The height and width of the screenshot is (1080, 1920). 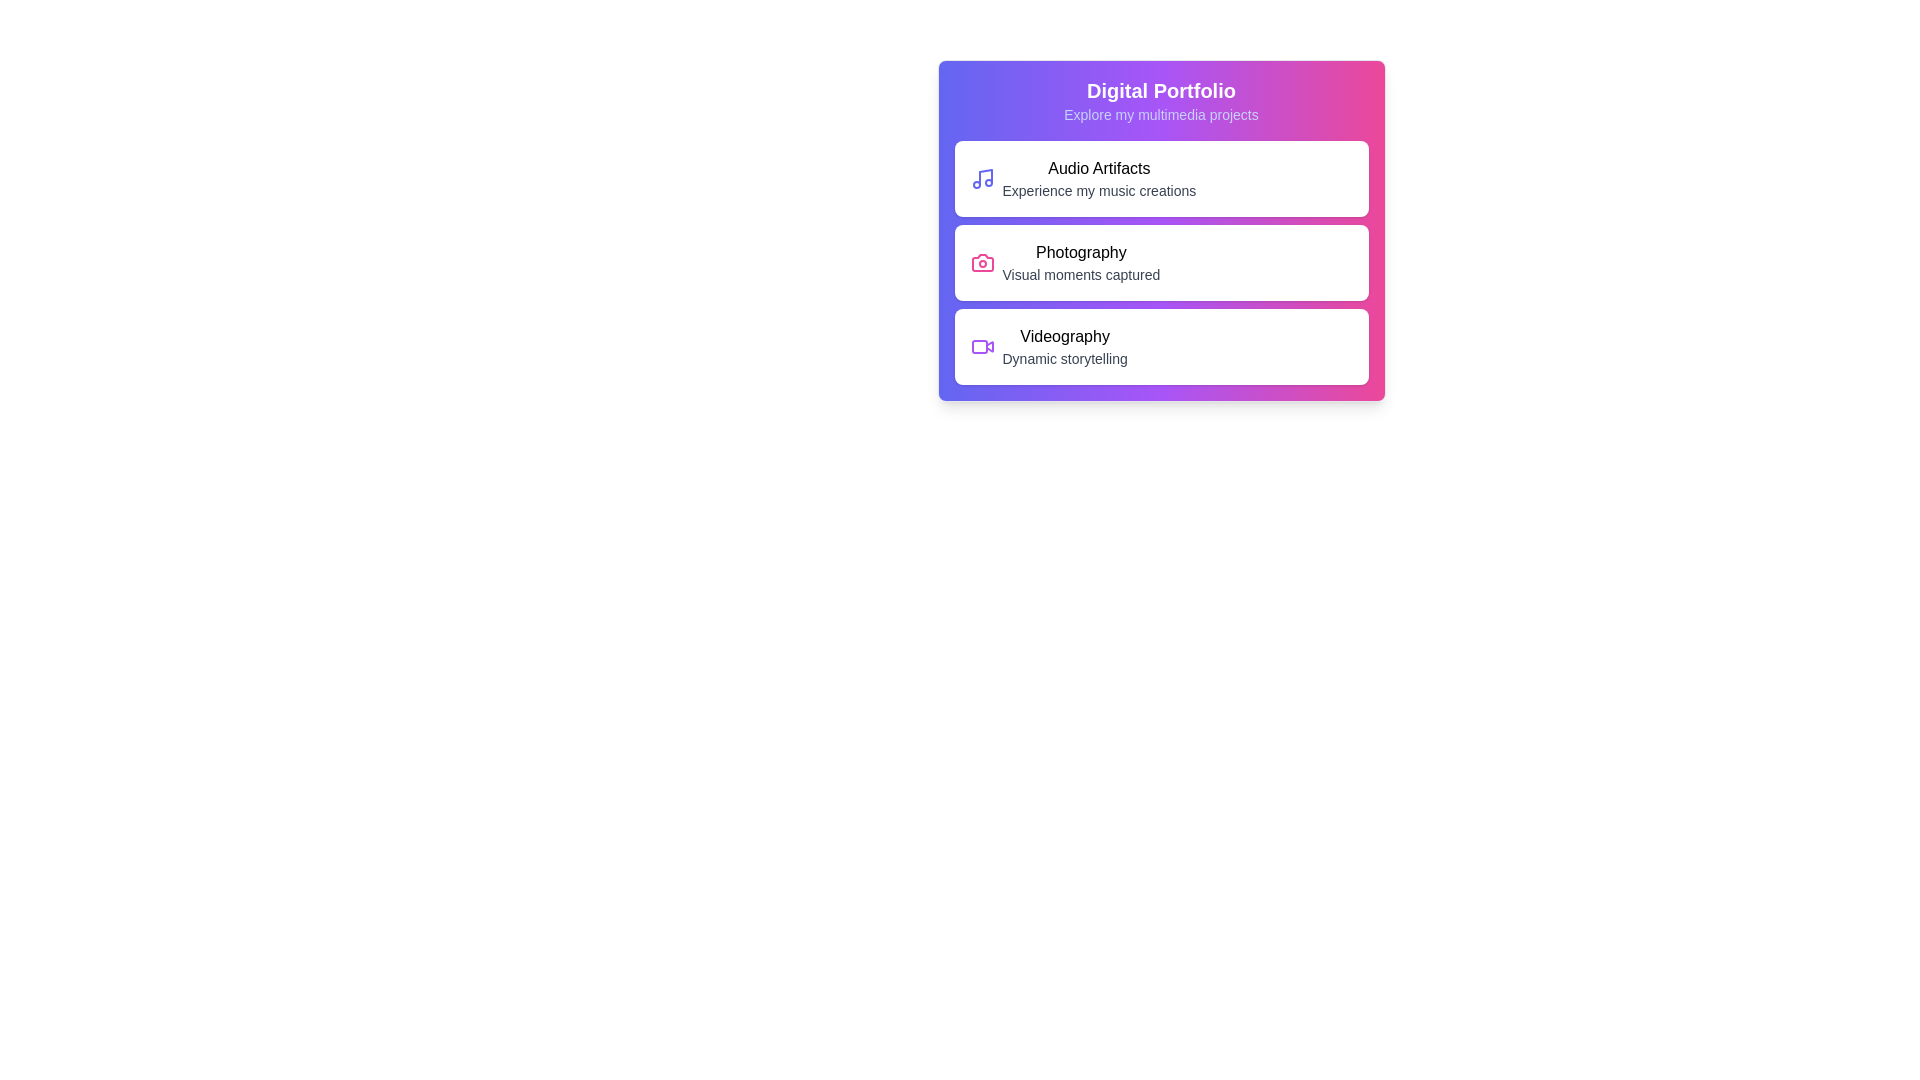 I want to click on the List item with the title 'Videography' and subtitle 'Dynamic storytelling', so click(x=1064, y=346).